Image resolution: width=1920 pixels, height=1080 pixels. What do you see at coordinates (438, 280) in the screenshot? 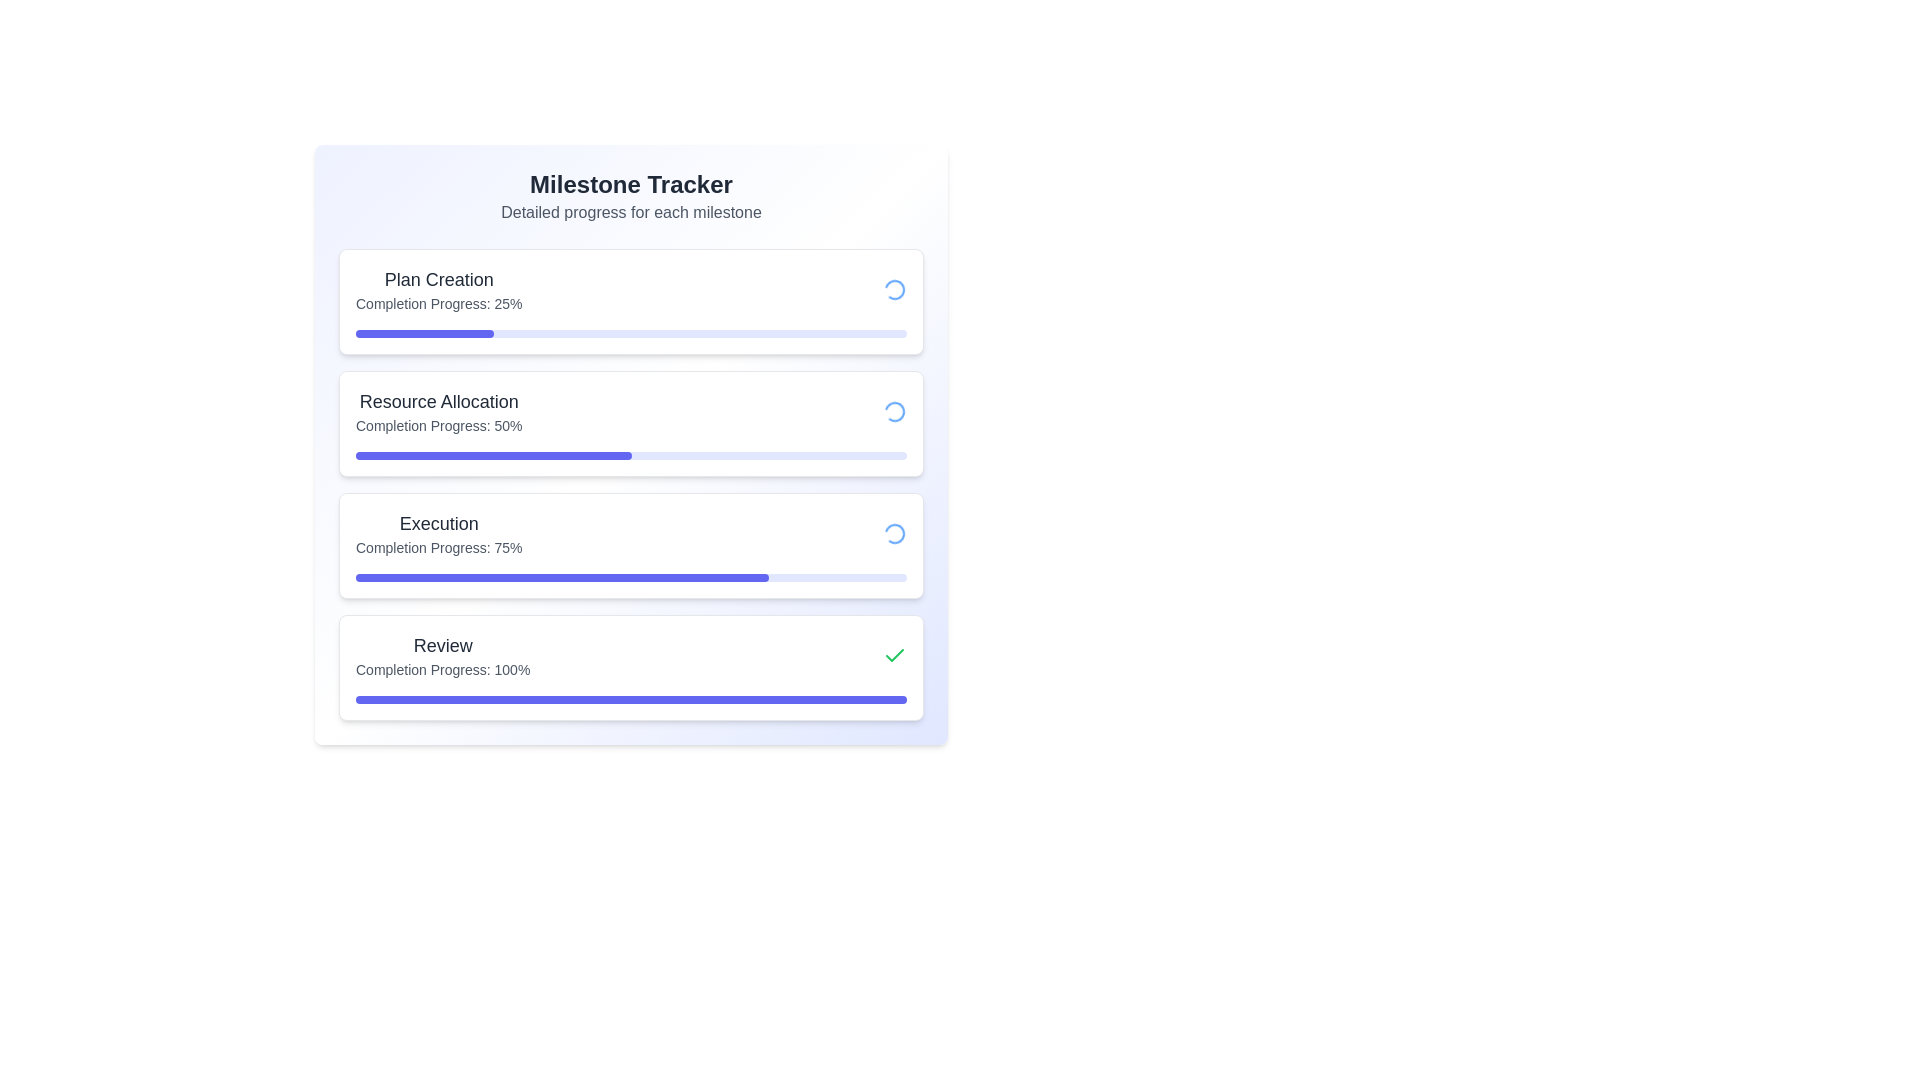
I see `the text label displaying 'Plan Creation', which is located in the top card of the milestone tracking sections` at bounding box center [438, 280].